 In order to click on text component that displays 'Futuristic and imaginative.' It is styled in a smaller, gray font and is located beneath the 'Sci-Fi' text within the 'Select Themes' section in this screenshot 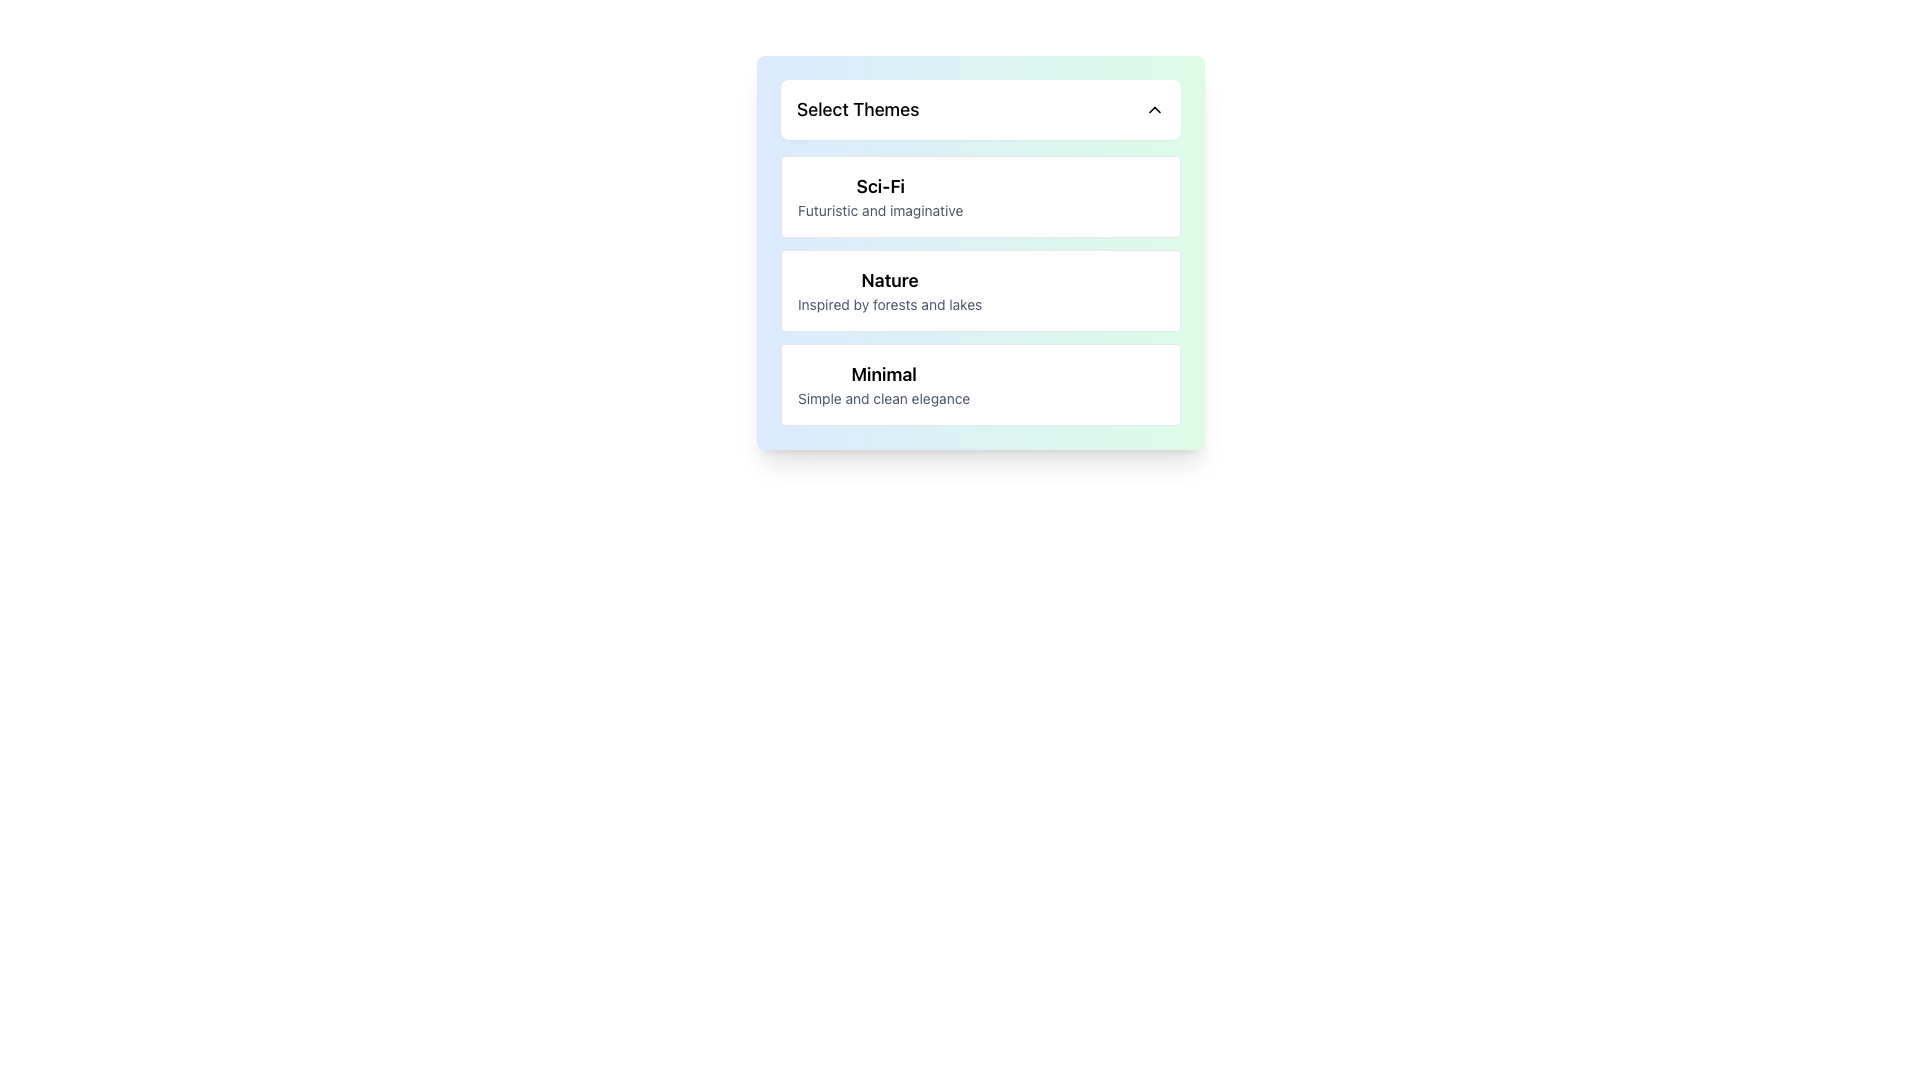, I will do `click(880, 211)`.